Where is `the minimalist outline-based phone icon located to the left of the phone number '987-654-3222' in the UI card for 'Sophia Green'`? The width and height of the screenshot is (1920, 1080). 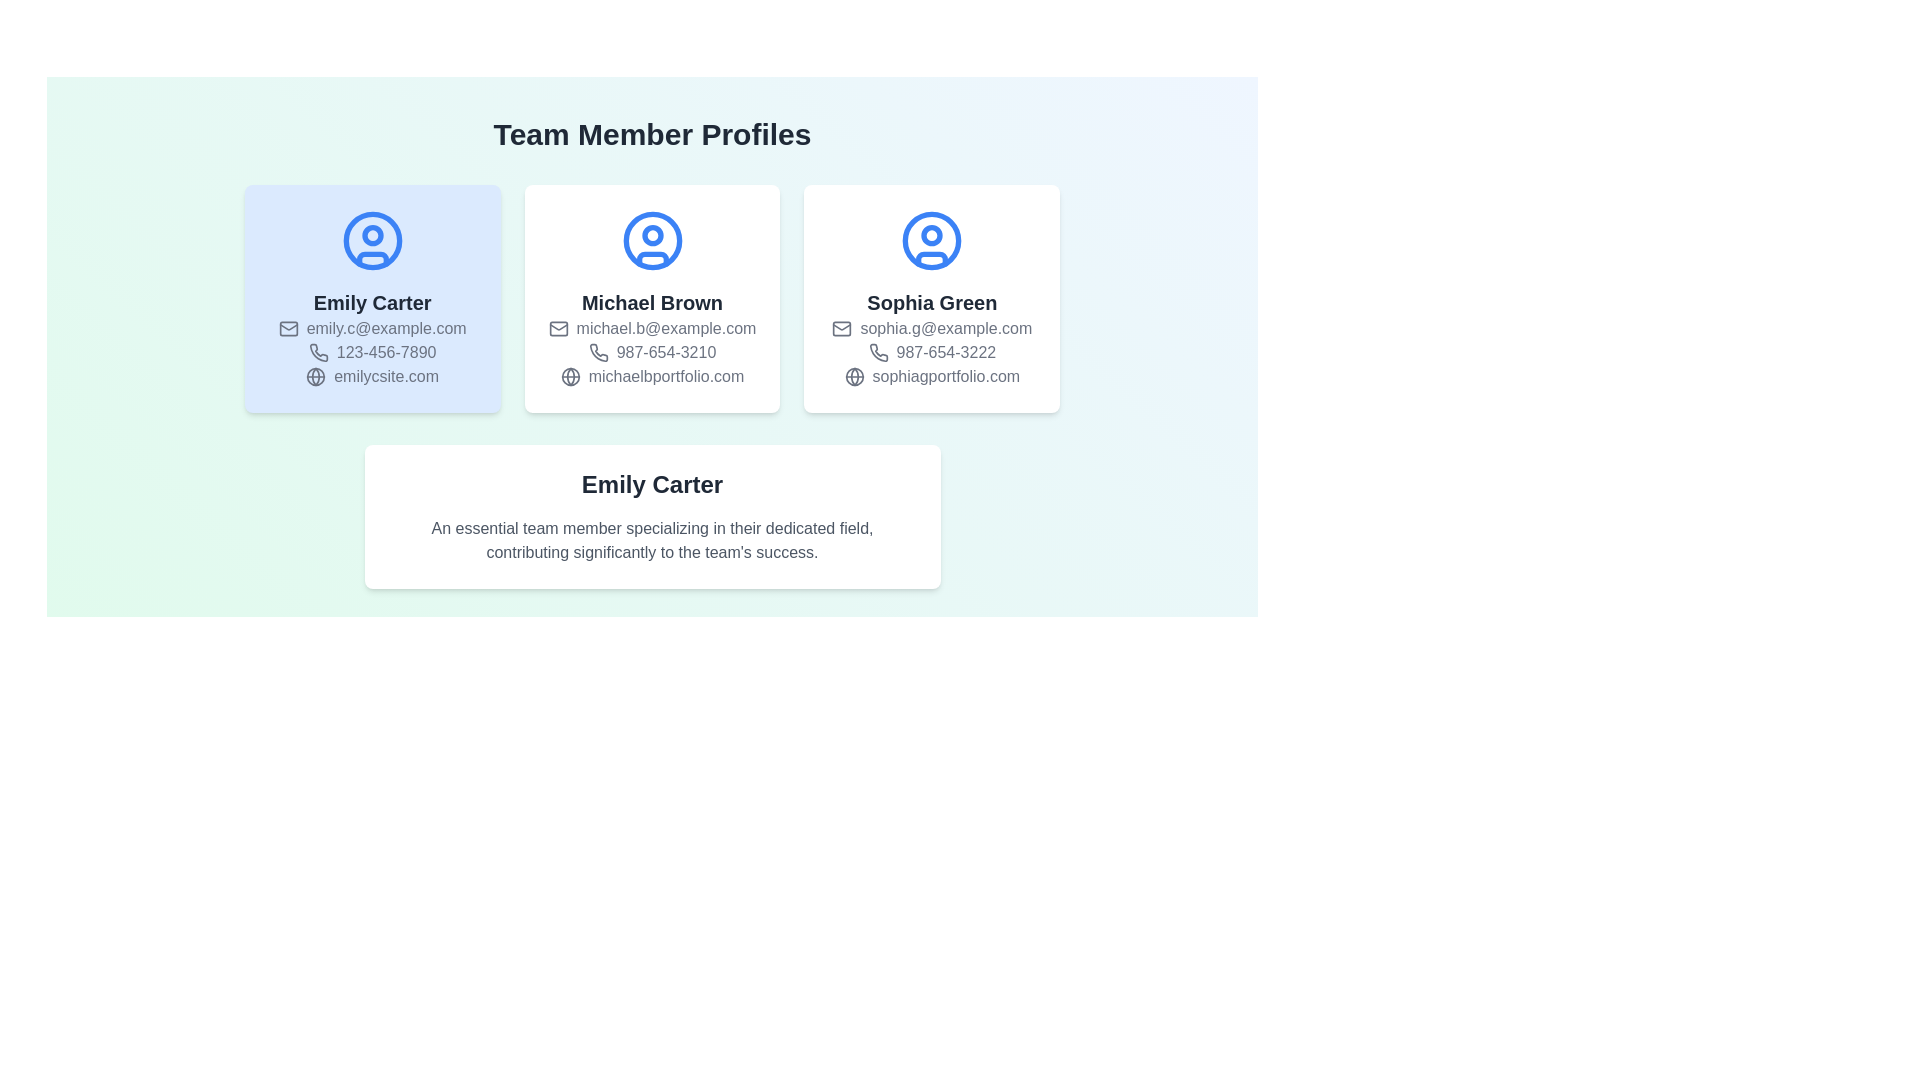 the minimalist outline-based phone icon located to the left of the phone number '987-654-3222' in the UI card for 'Sophia Green' is located at coordinates (878, 352).